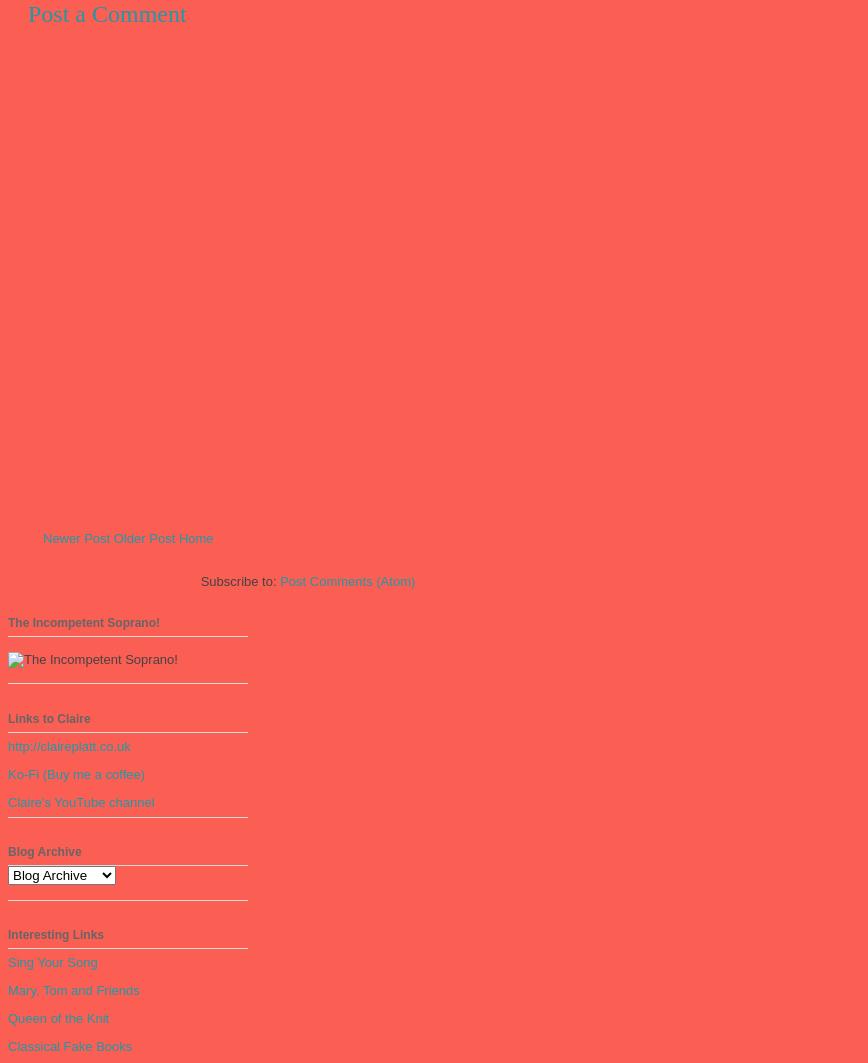  Describe the element at coordinates (195, 537) in the screenshot. I see `'Home'` at that location.